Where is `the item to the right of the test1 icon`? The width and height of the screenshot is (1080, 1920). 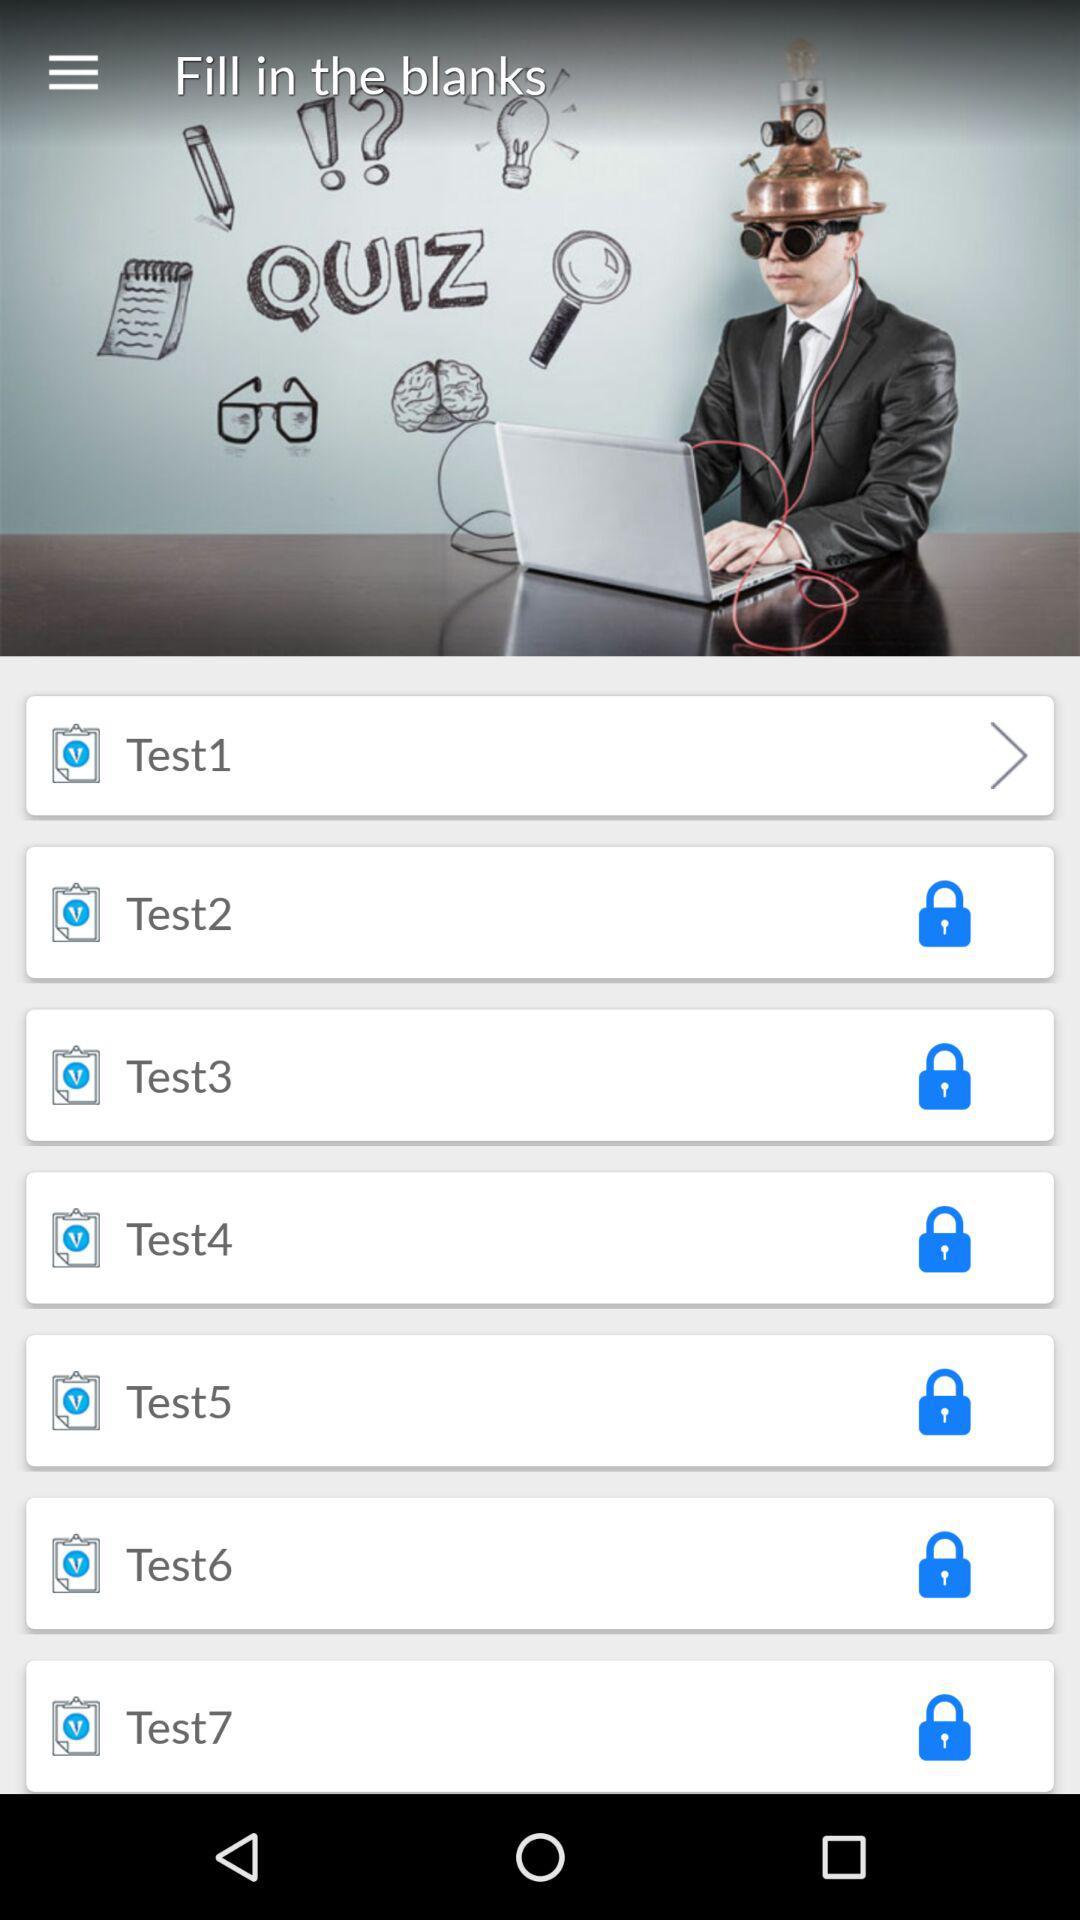
the item to the right of the test1 icon is located at coordinates (1009, 754).